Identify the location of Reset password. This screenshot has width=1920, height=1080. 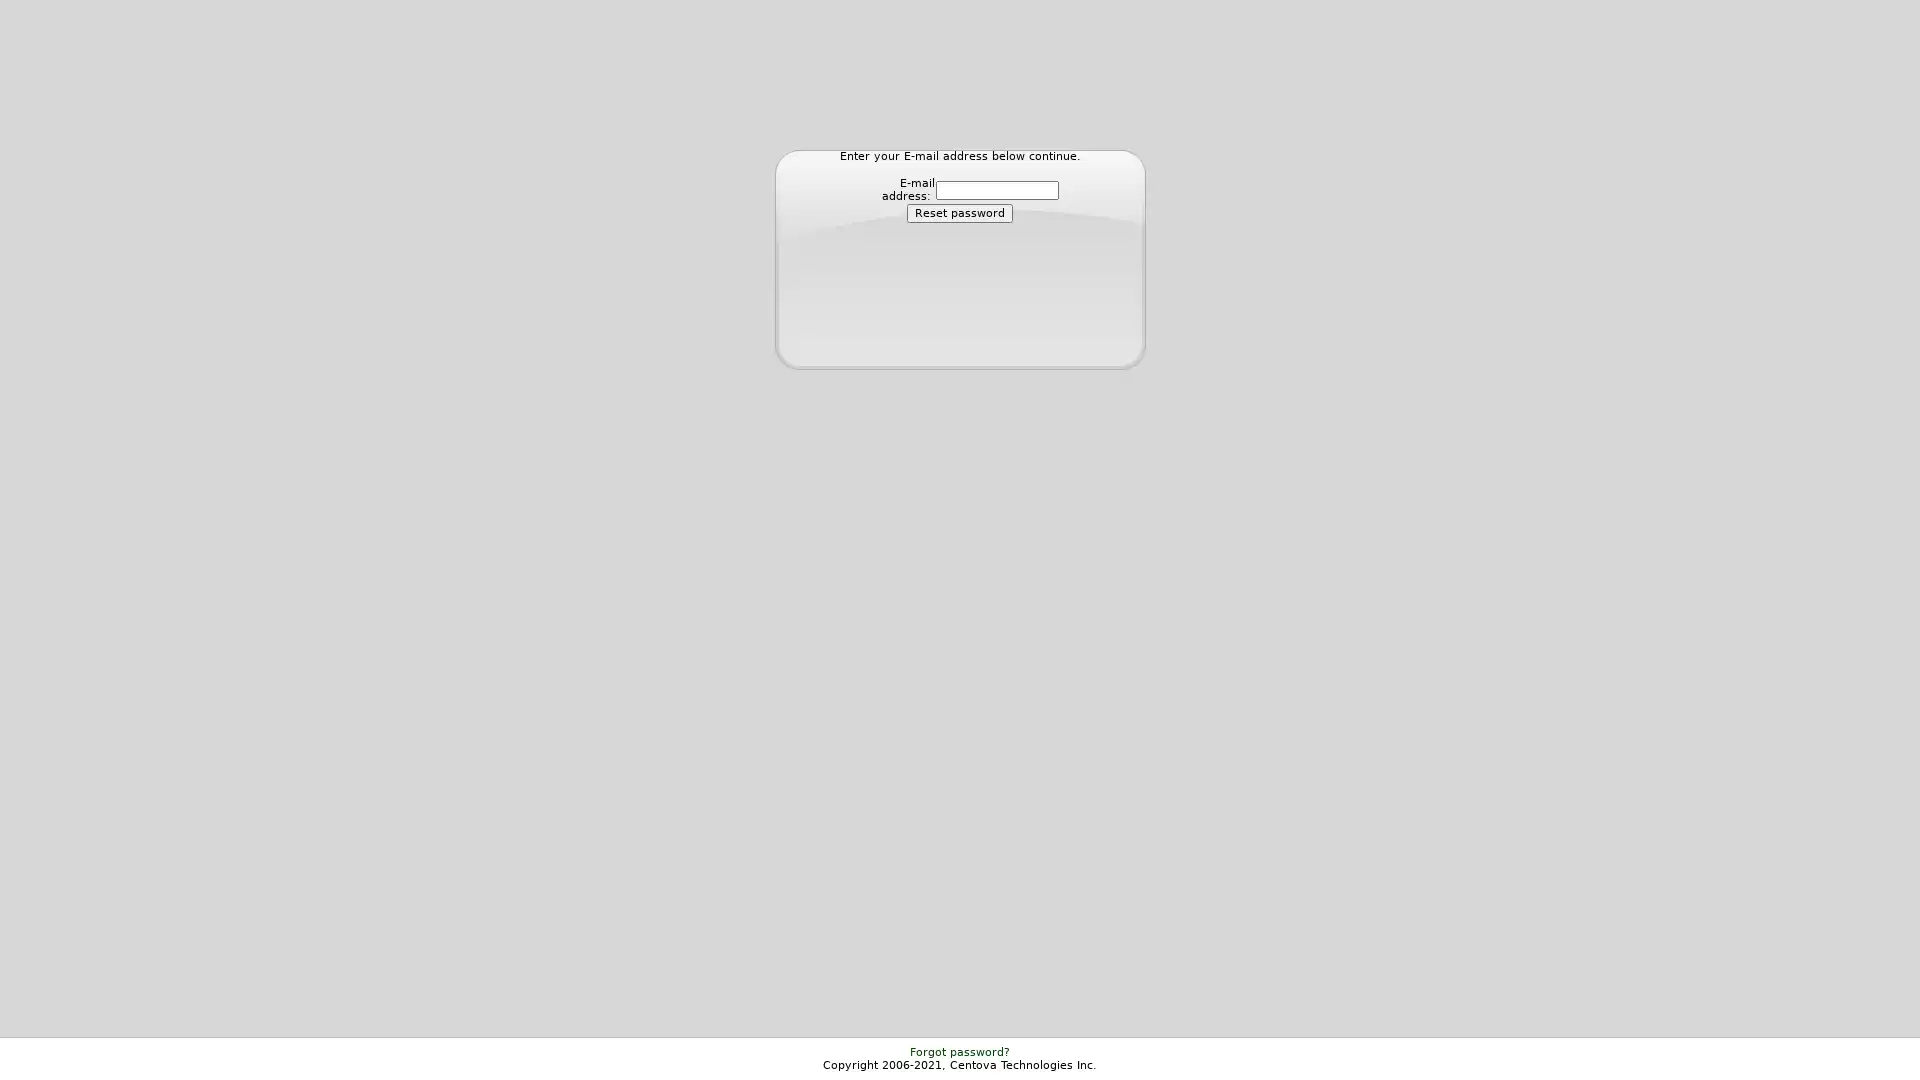
(960, 213).